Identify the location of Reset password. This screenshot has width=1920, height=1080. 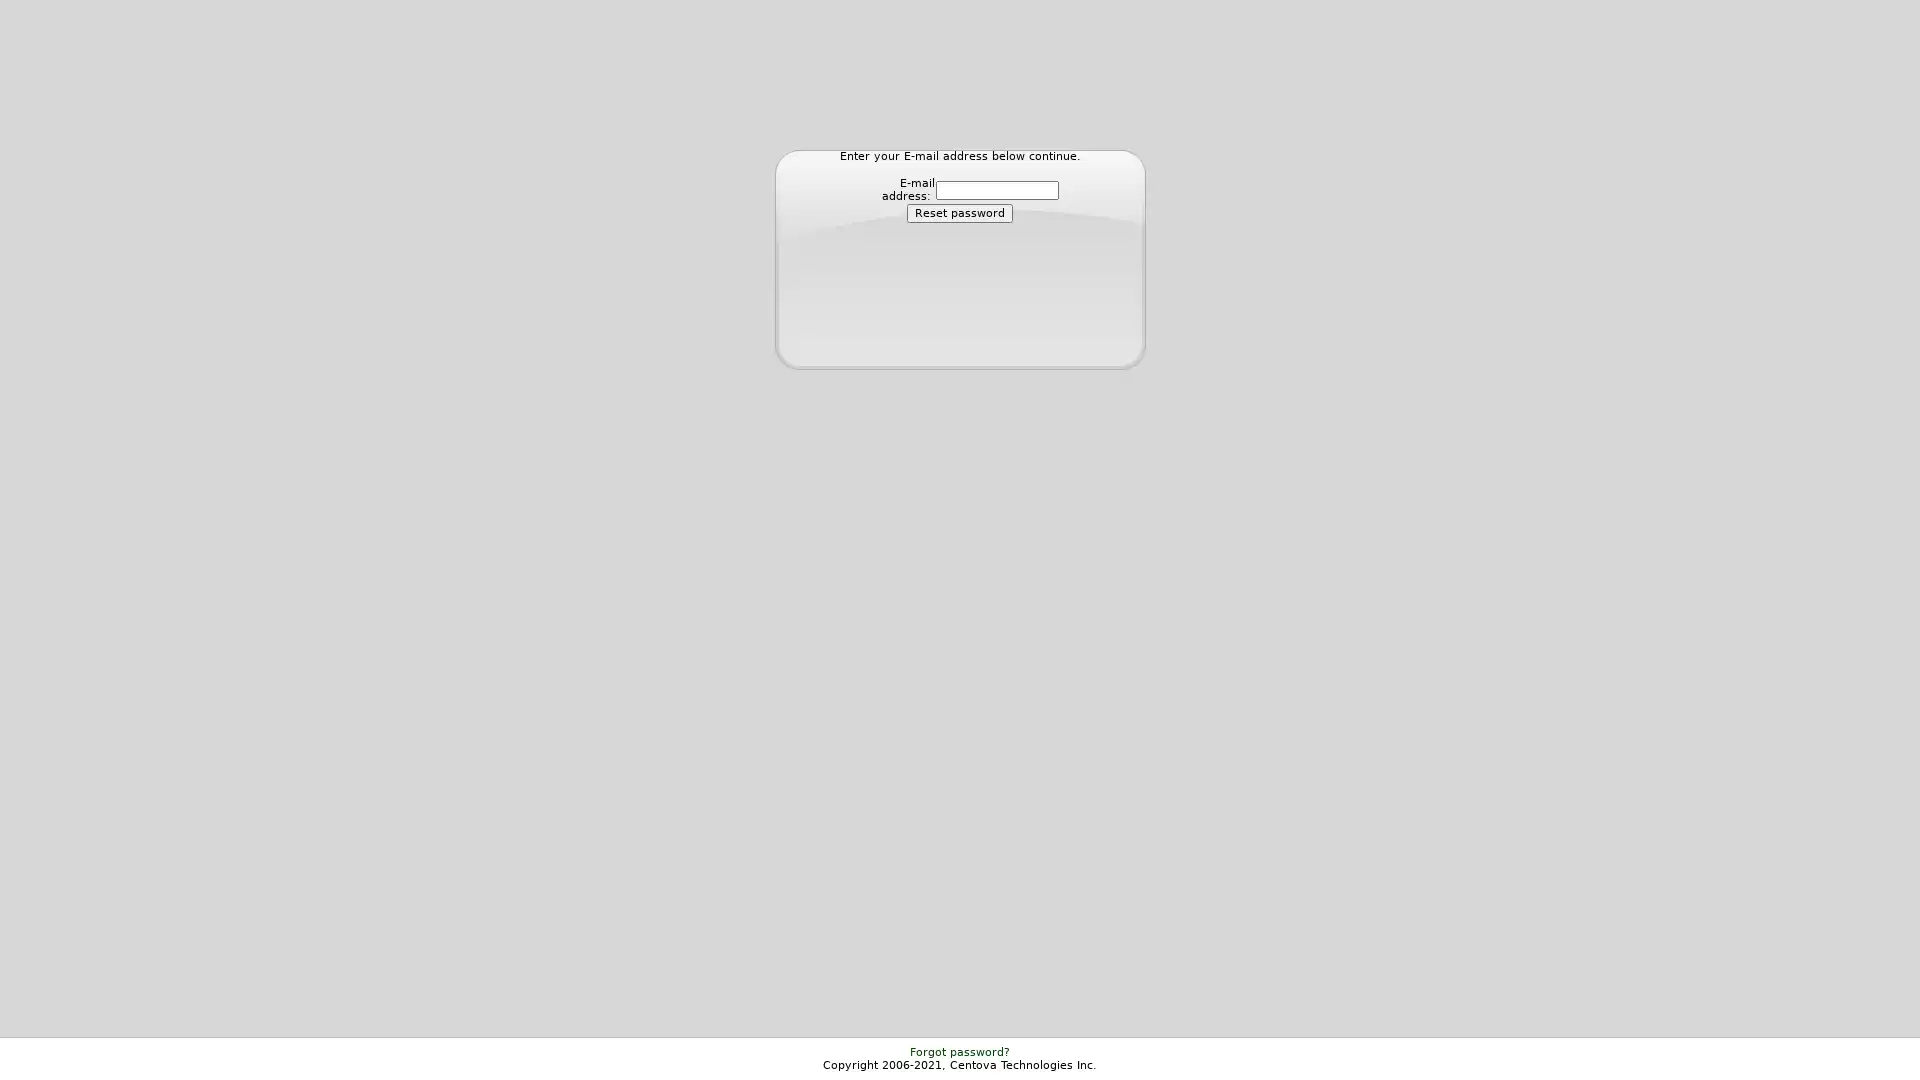
(960, 213).